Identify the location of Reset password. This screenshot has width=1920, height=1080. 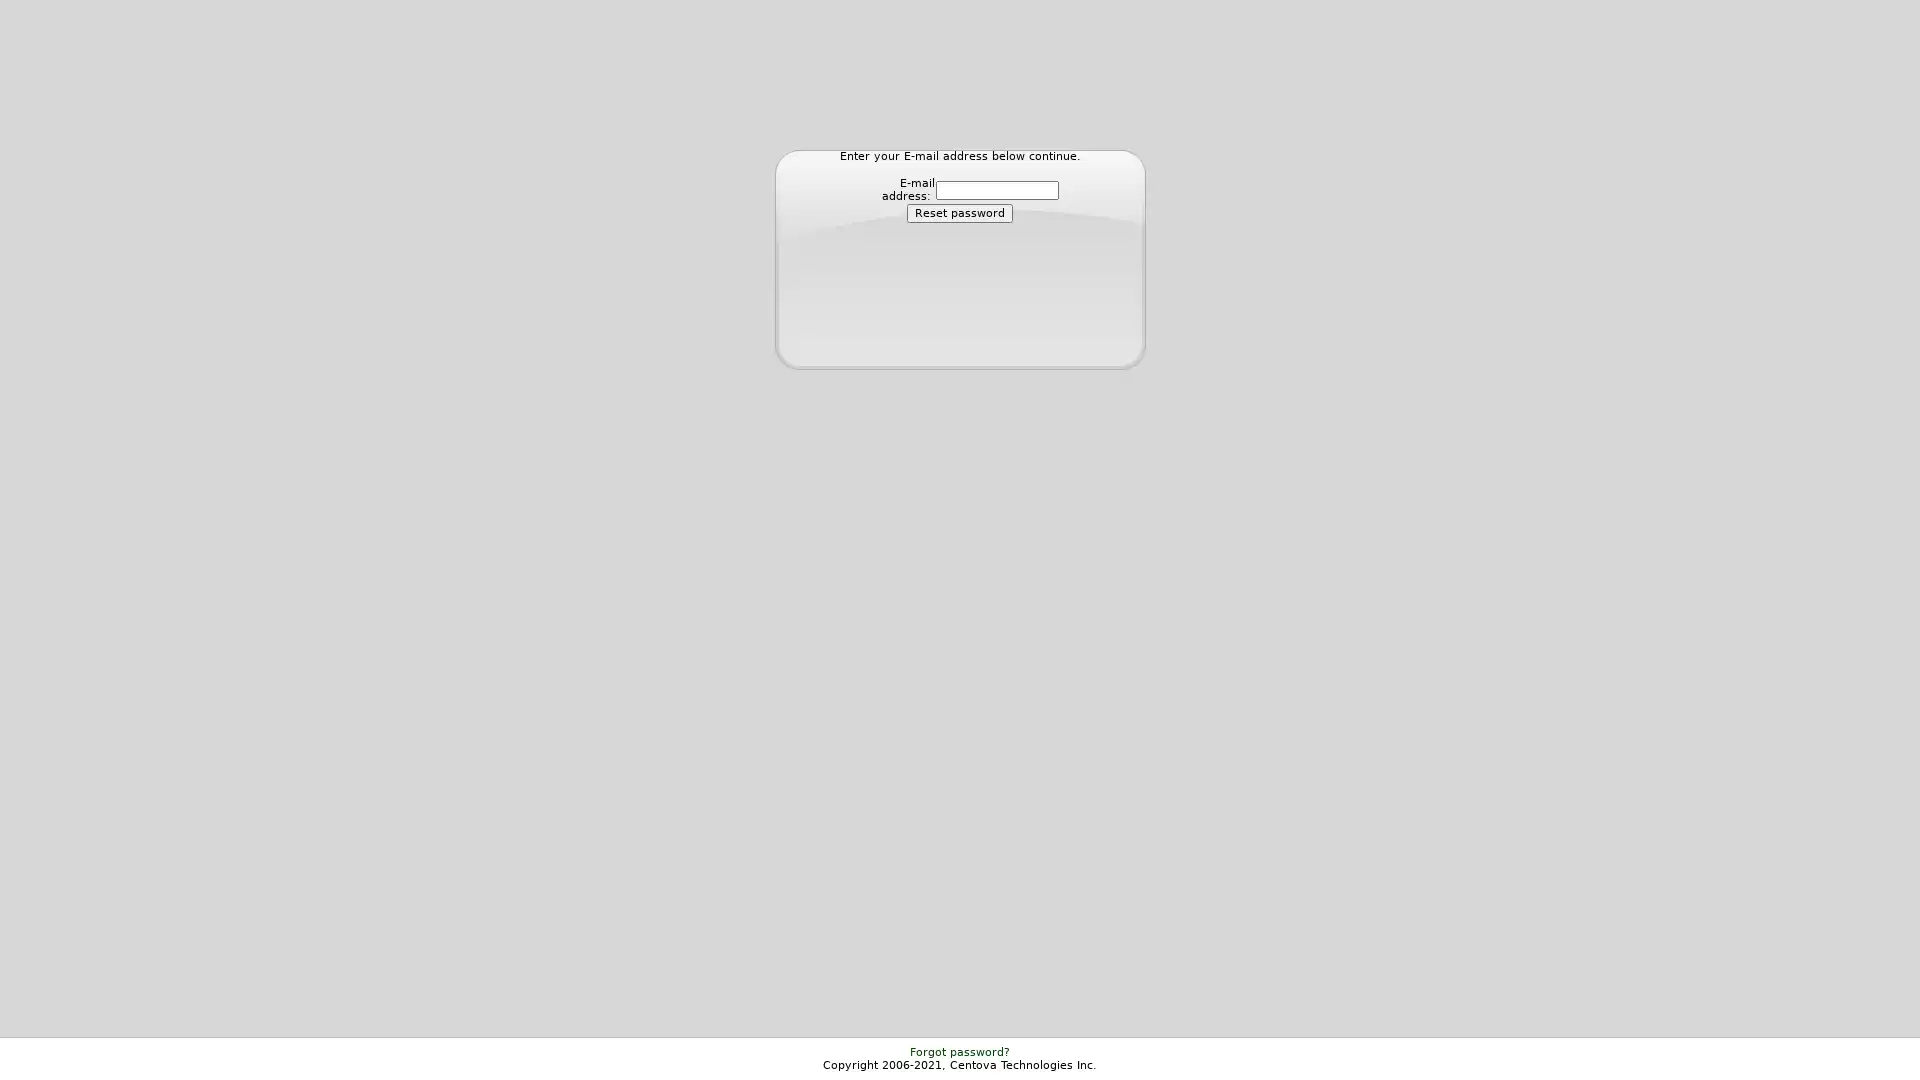
(960, 213).